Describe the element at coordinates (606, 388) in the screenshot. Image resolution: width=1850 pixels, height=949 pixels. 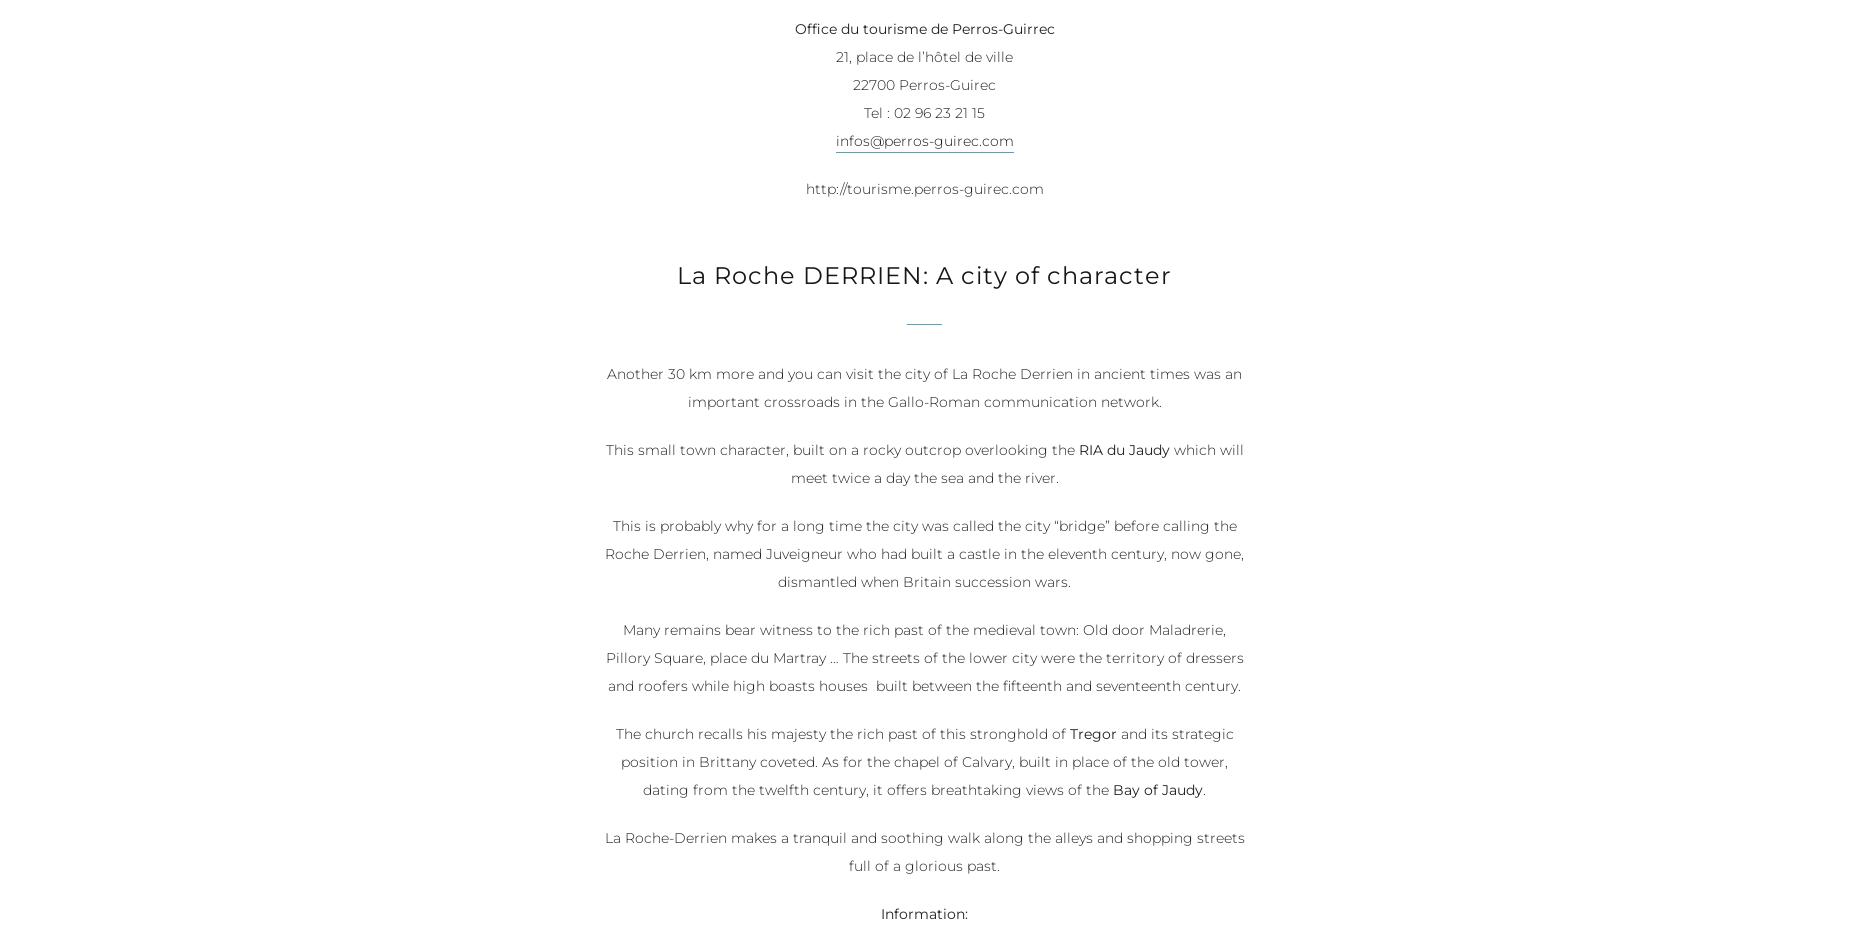
I see `'Another 30 km more and you can visit the city of La Roche Derrien in ancient times was an important crossroads in the Gallo-Roman communication network.'` at that location.